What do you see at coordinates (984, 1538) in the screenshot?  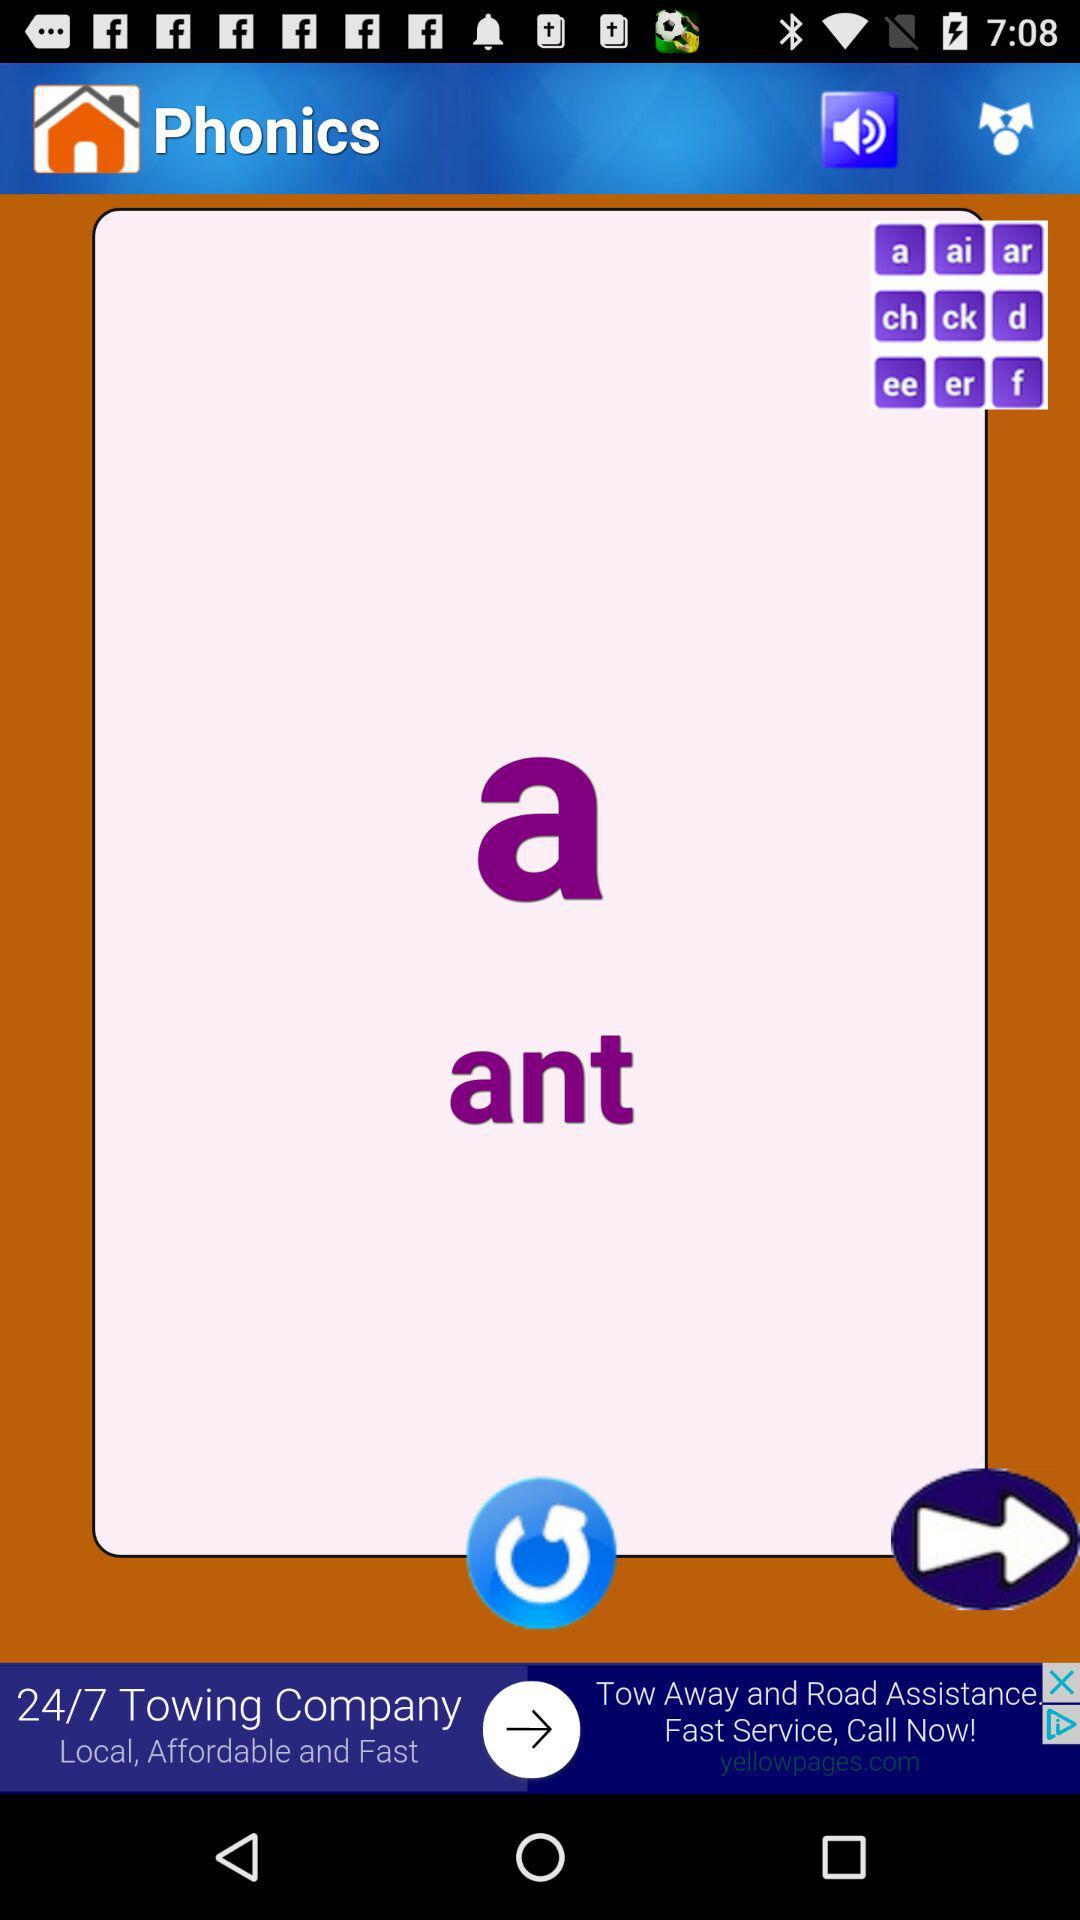 I see `next letter` at bounding box center [984, 1538].